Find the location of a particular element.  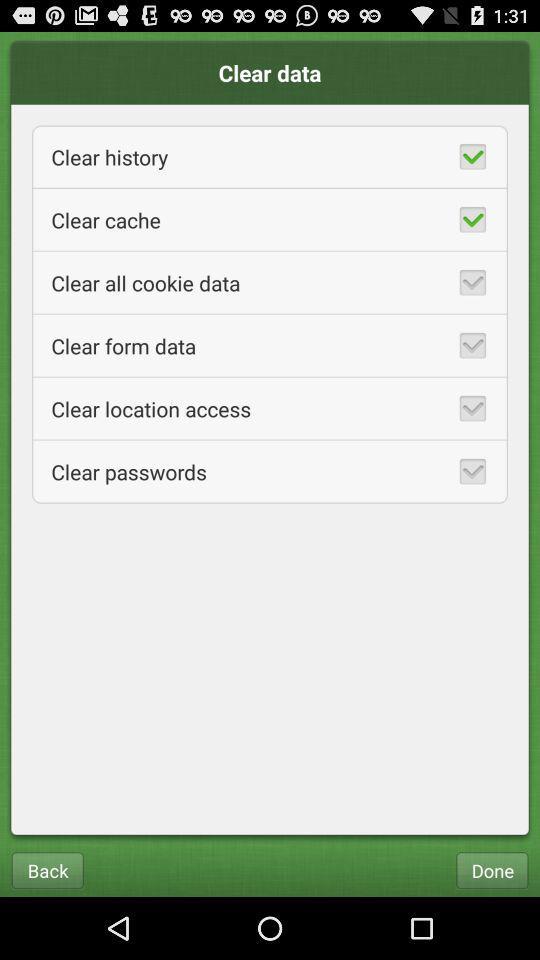

item below the clear location access app is located at coordinates (270, 471).